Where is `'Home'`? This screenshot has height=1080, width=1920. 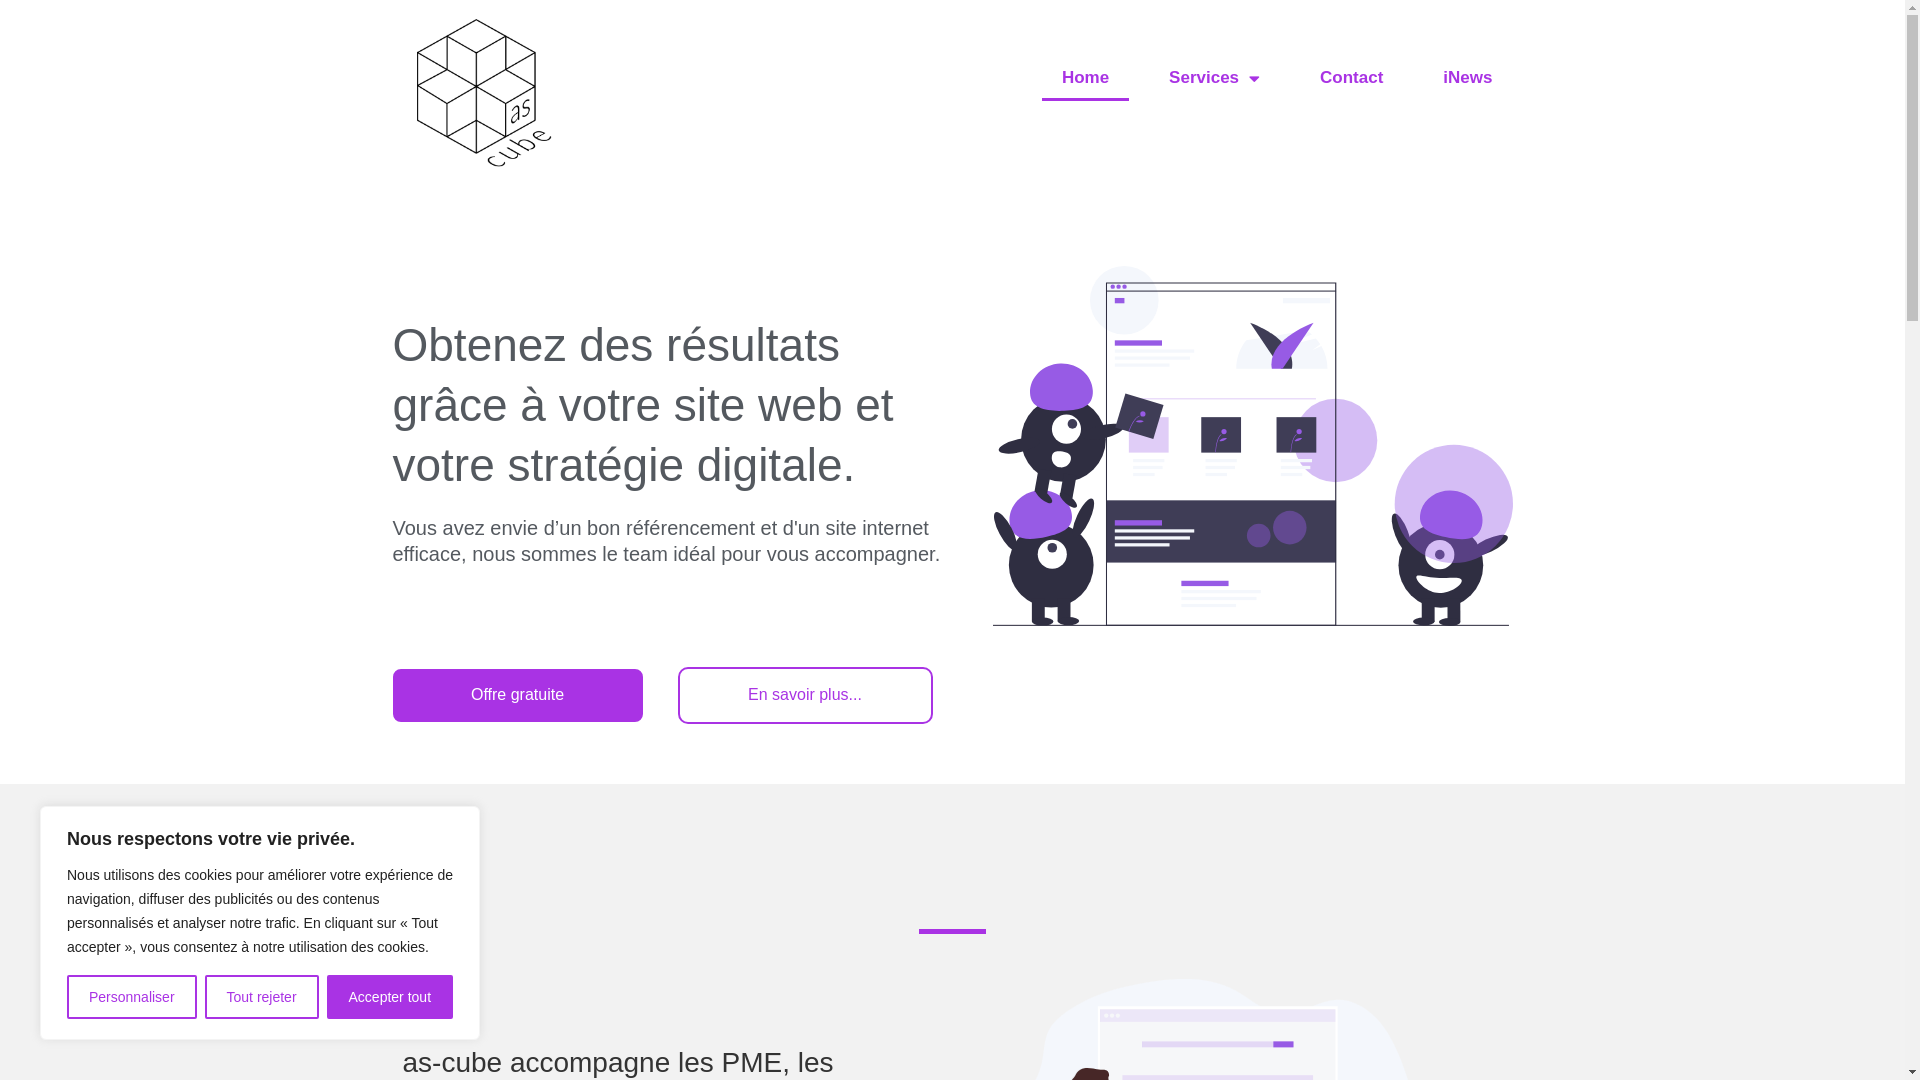 'Home' is located at coordinates (1084, 76).